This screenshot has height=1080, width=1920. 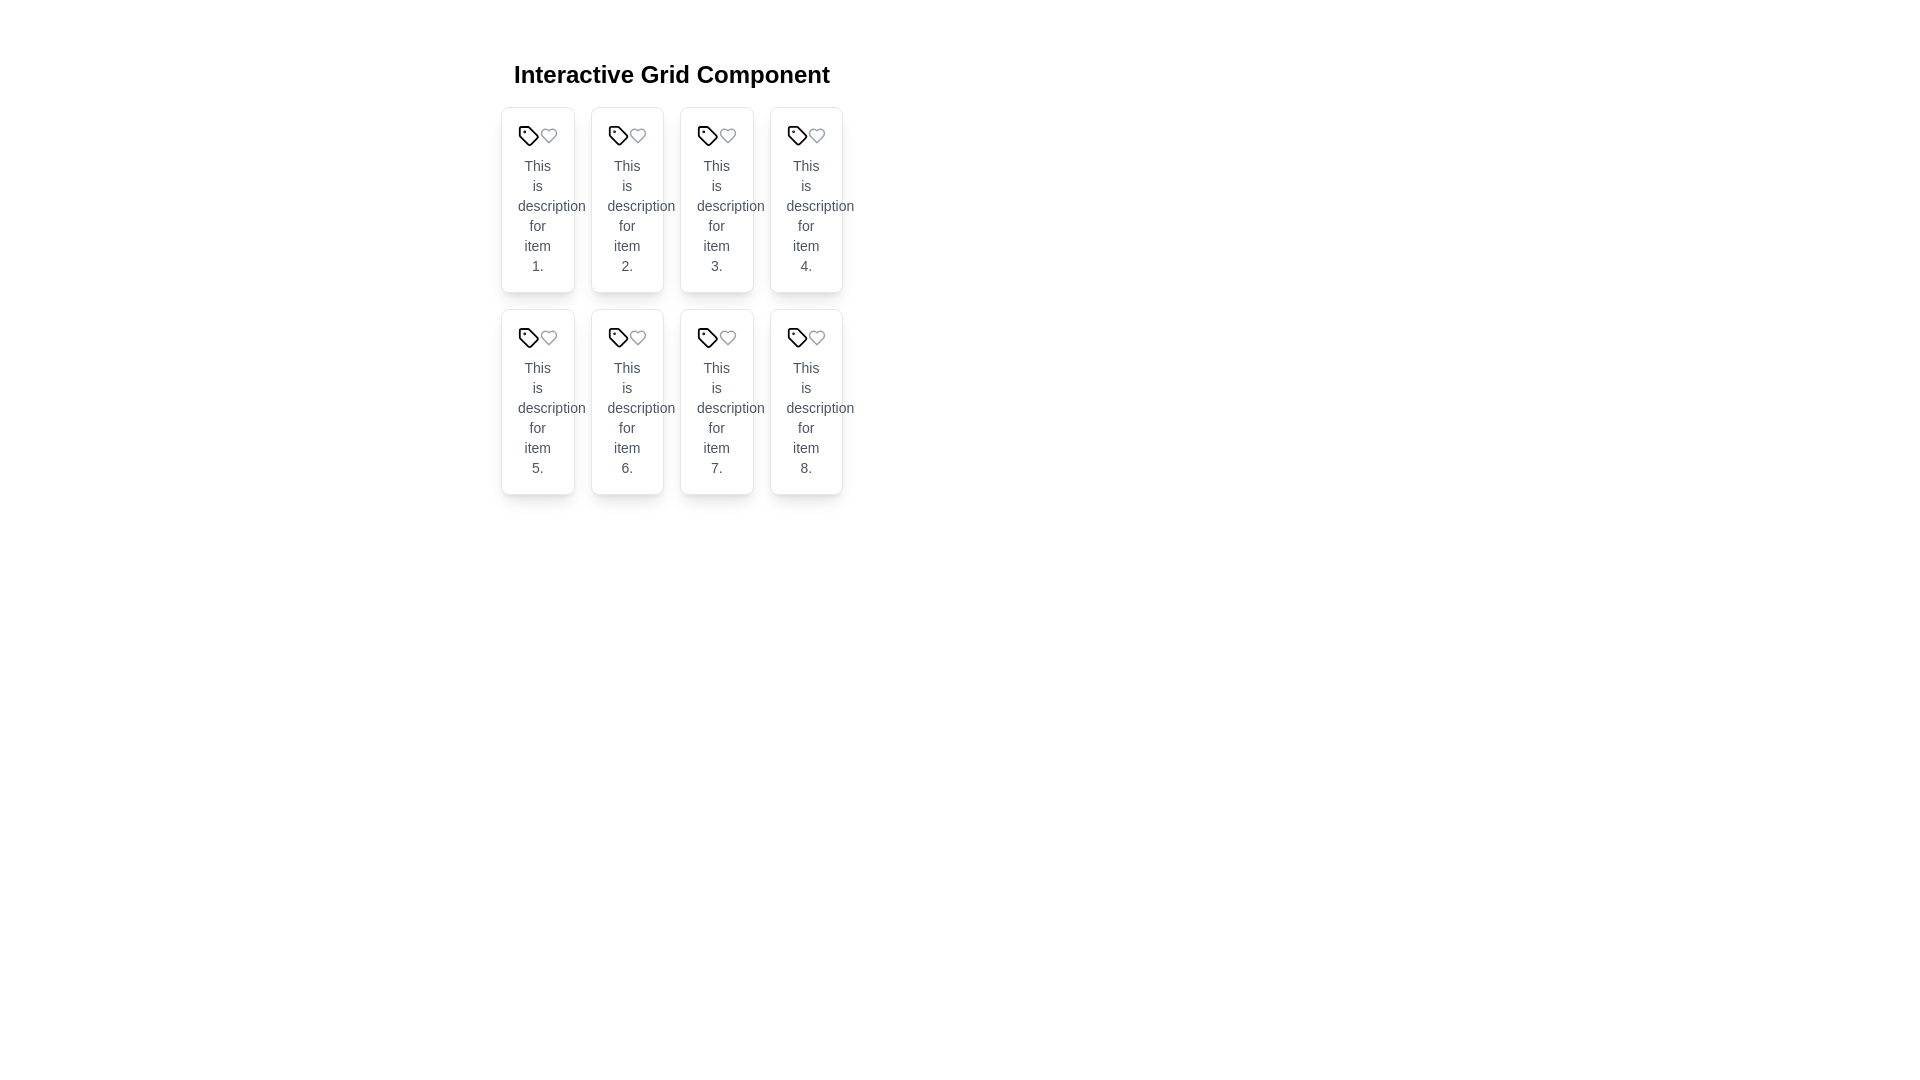 I want to click on the Icon located in the top left grid cell of the interactive grid, which serves as a visual tag to categorize or represent an item, so click(x=528, y=135).